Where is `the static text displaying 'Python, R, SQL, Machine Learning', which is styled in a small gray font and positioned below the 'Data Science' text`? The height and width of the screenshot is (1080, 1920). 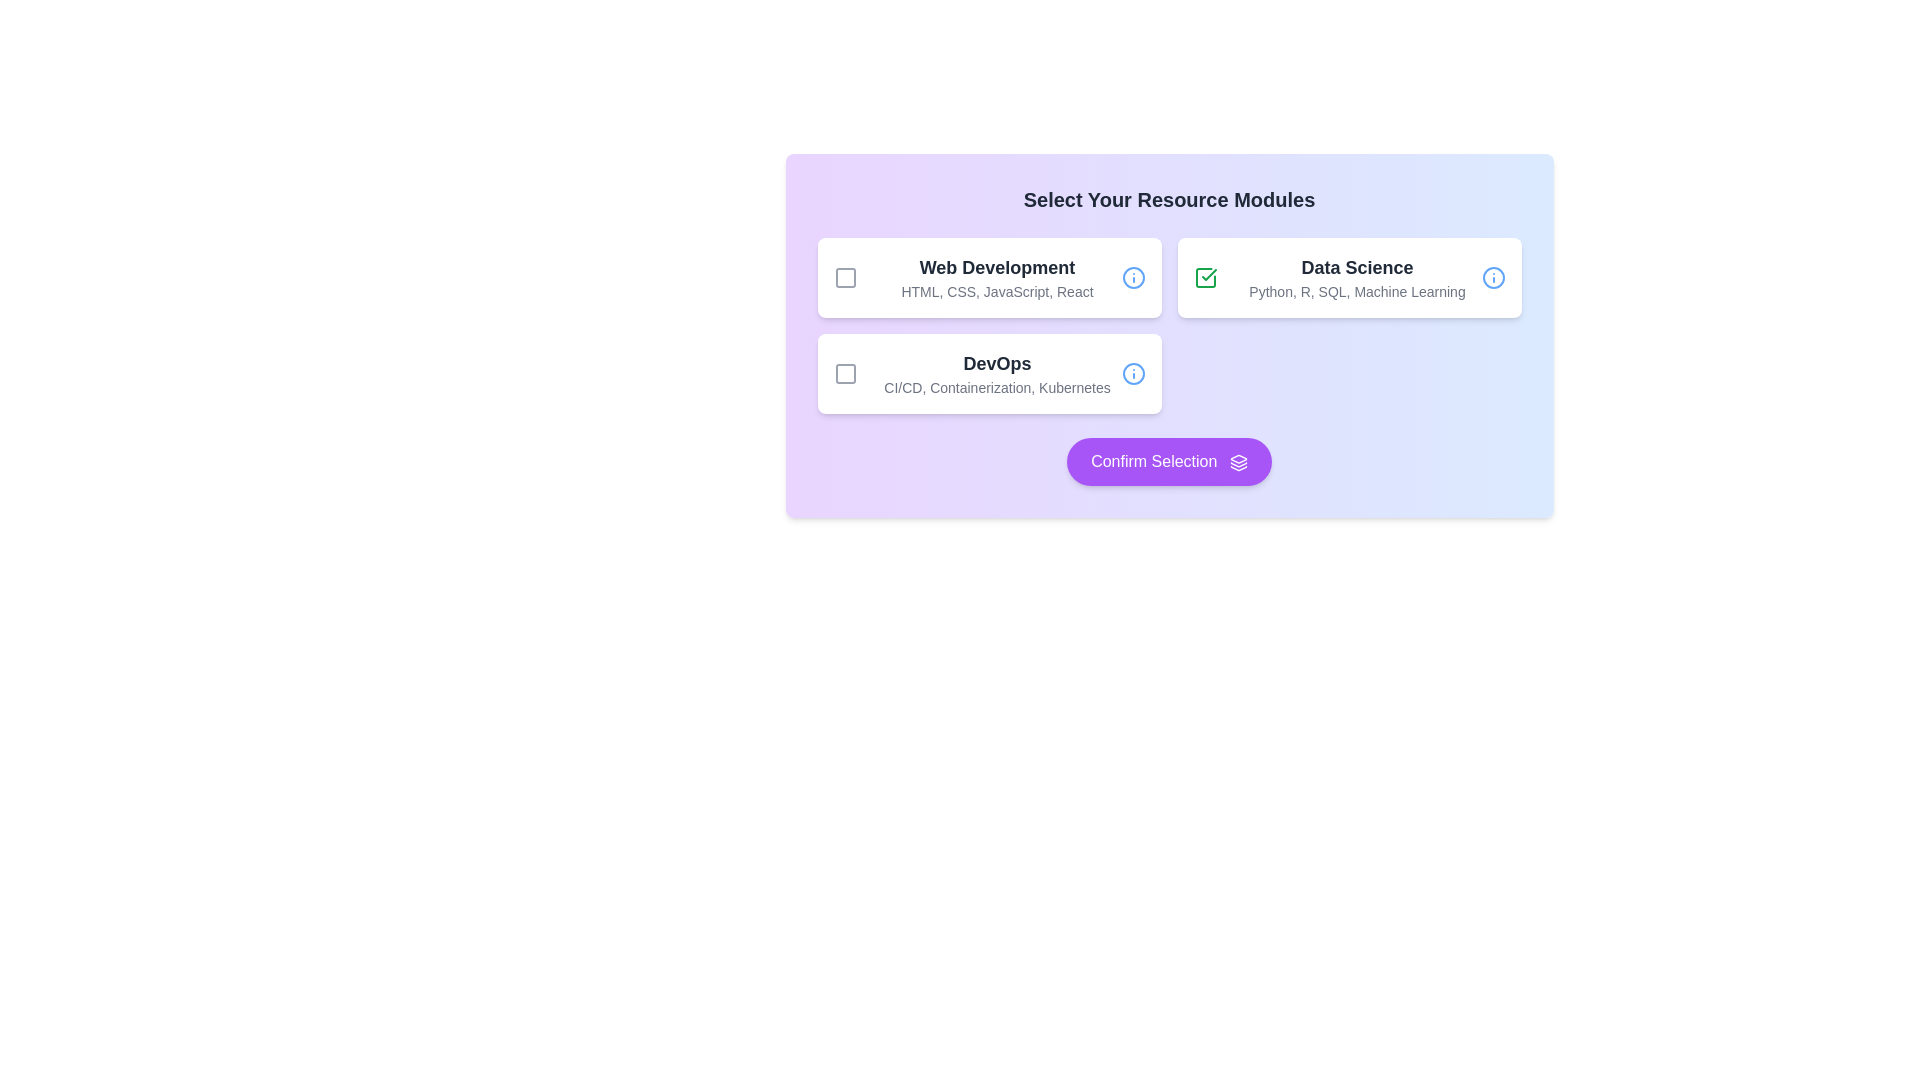 the static text displaying 'Python, R, SQL, Machine Learning', which is styled in a small gray font and positioned below the 'Data Science' text is located at coordinates (1357, 292).